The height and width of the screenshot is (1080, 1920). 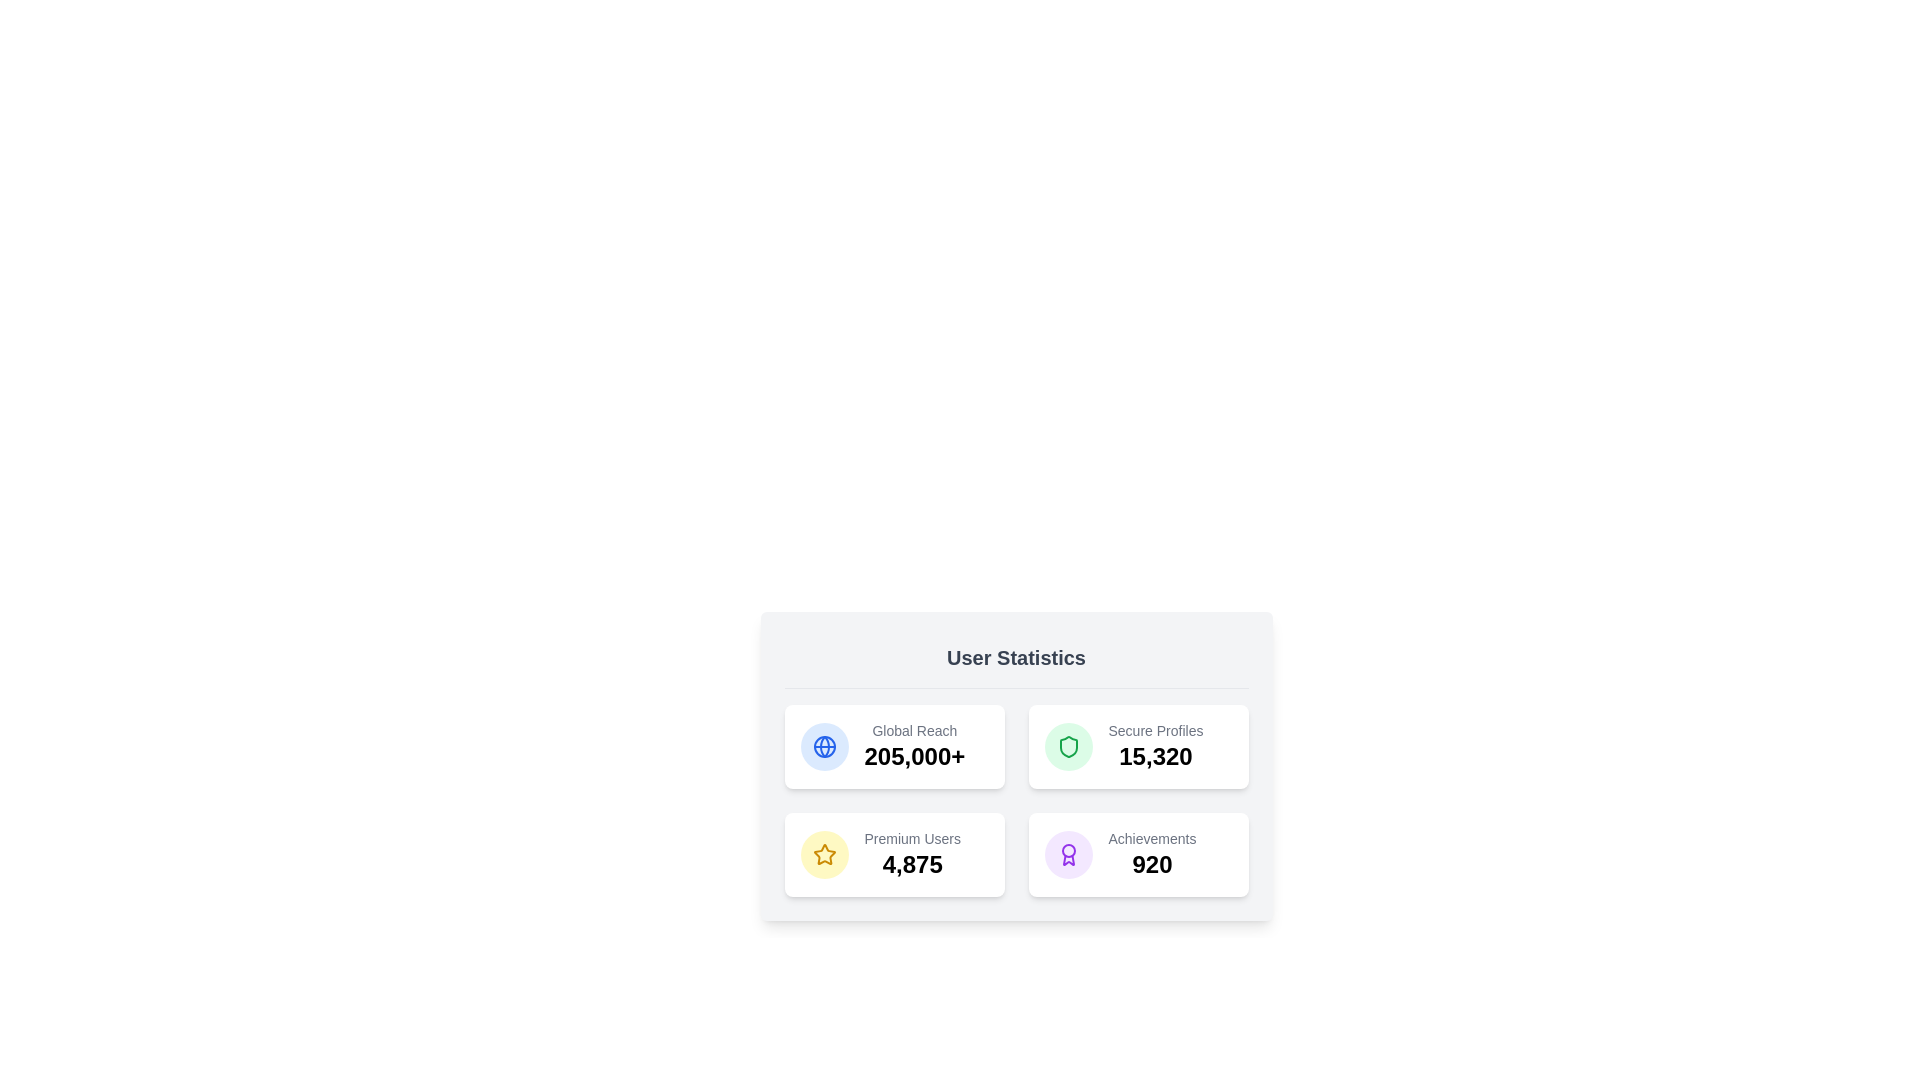 What do you see at coordinates (1067, 855) in the screenshot?
I see `the circular badge with a purple background containing an award ribbon icon, located in the bottom-right area of the 'Achievements 920' section` at bounding box center [1067, 855].